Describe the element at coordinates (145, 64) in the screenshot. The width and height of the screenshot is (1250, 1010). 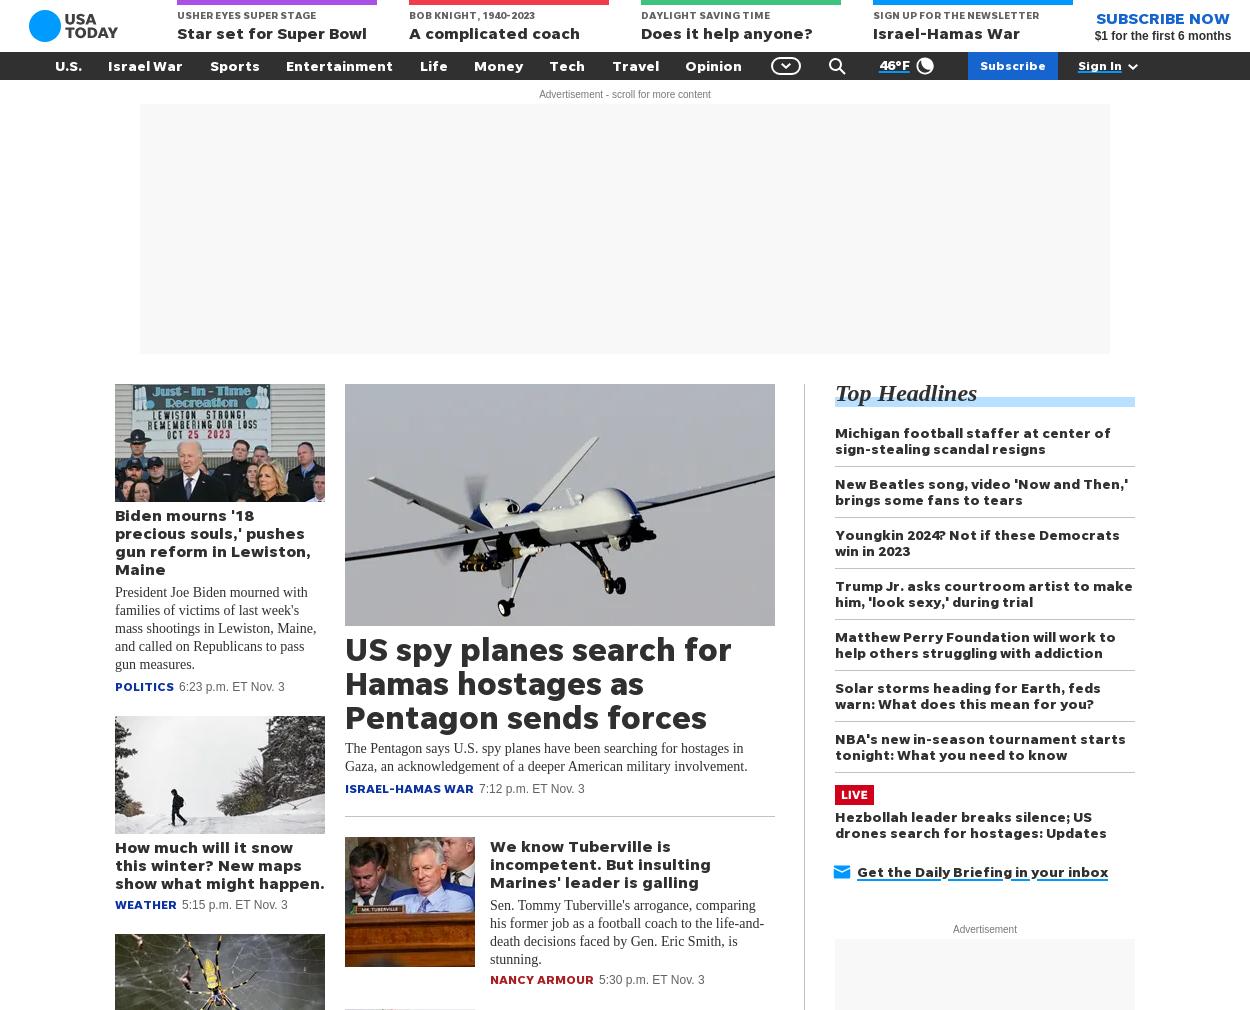
I see `'Israel War'` at that location.